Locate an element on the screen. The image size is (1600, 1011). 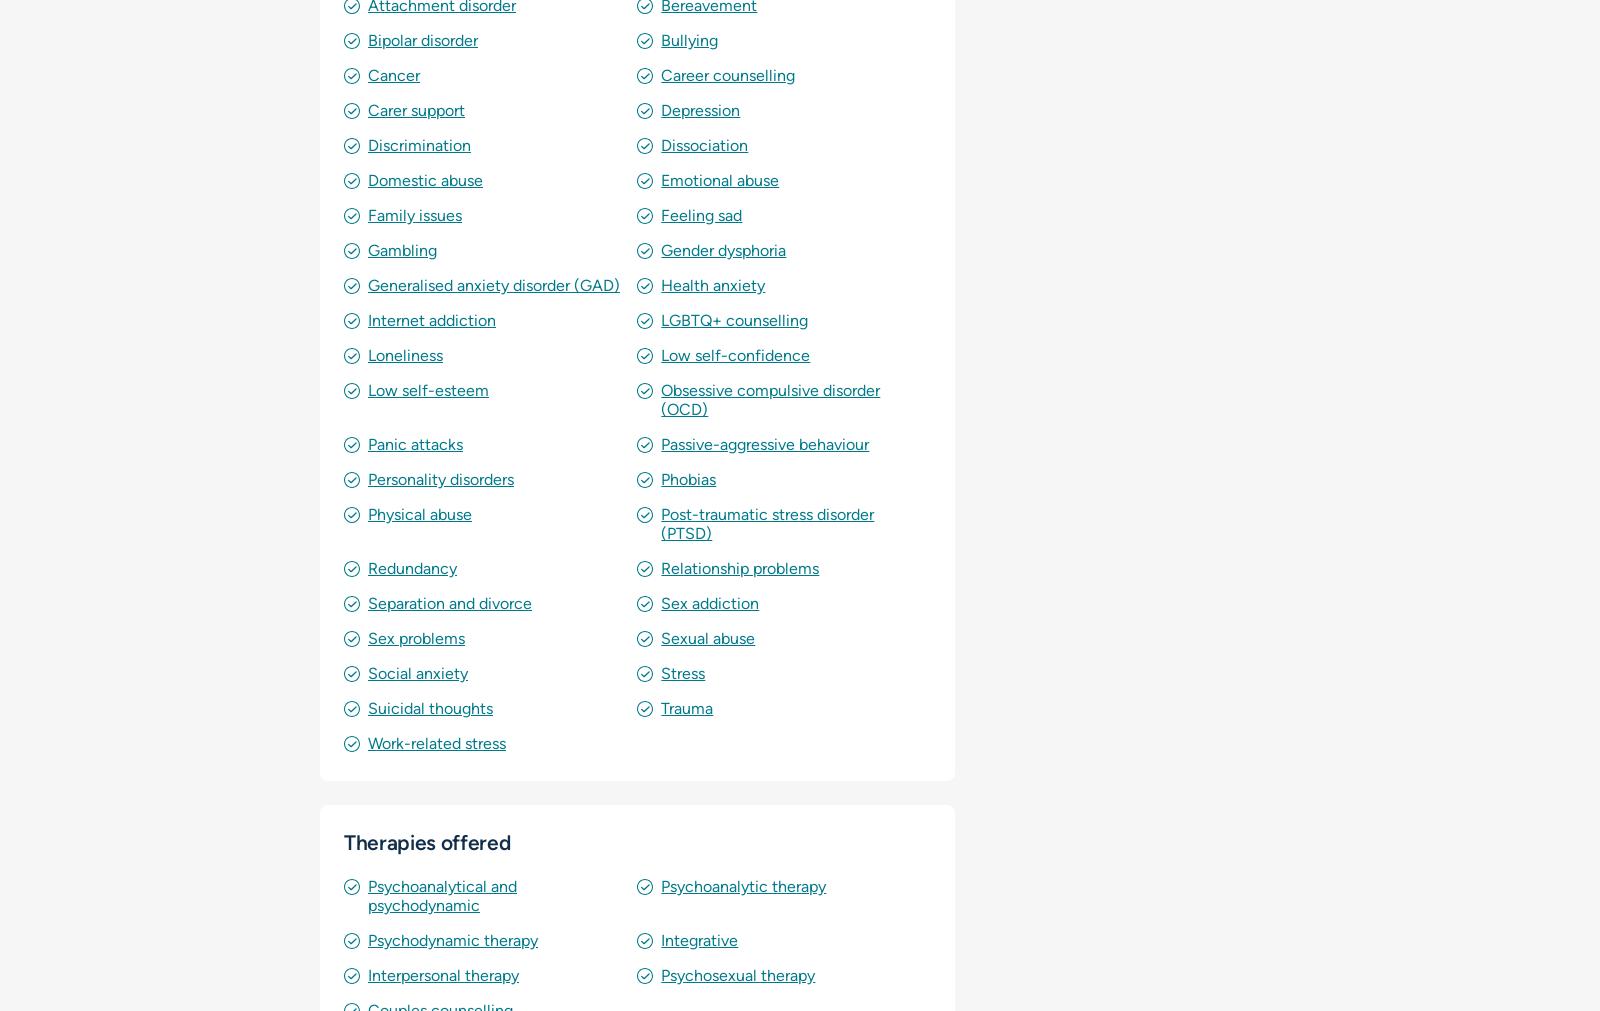
'Dissociation' is located at coordinates (660, 144).